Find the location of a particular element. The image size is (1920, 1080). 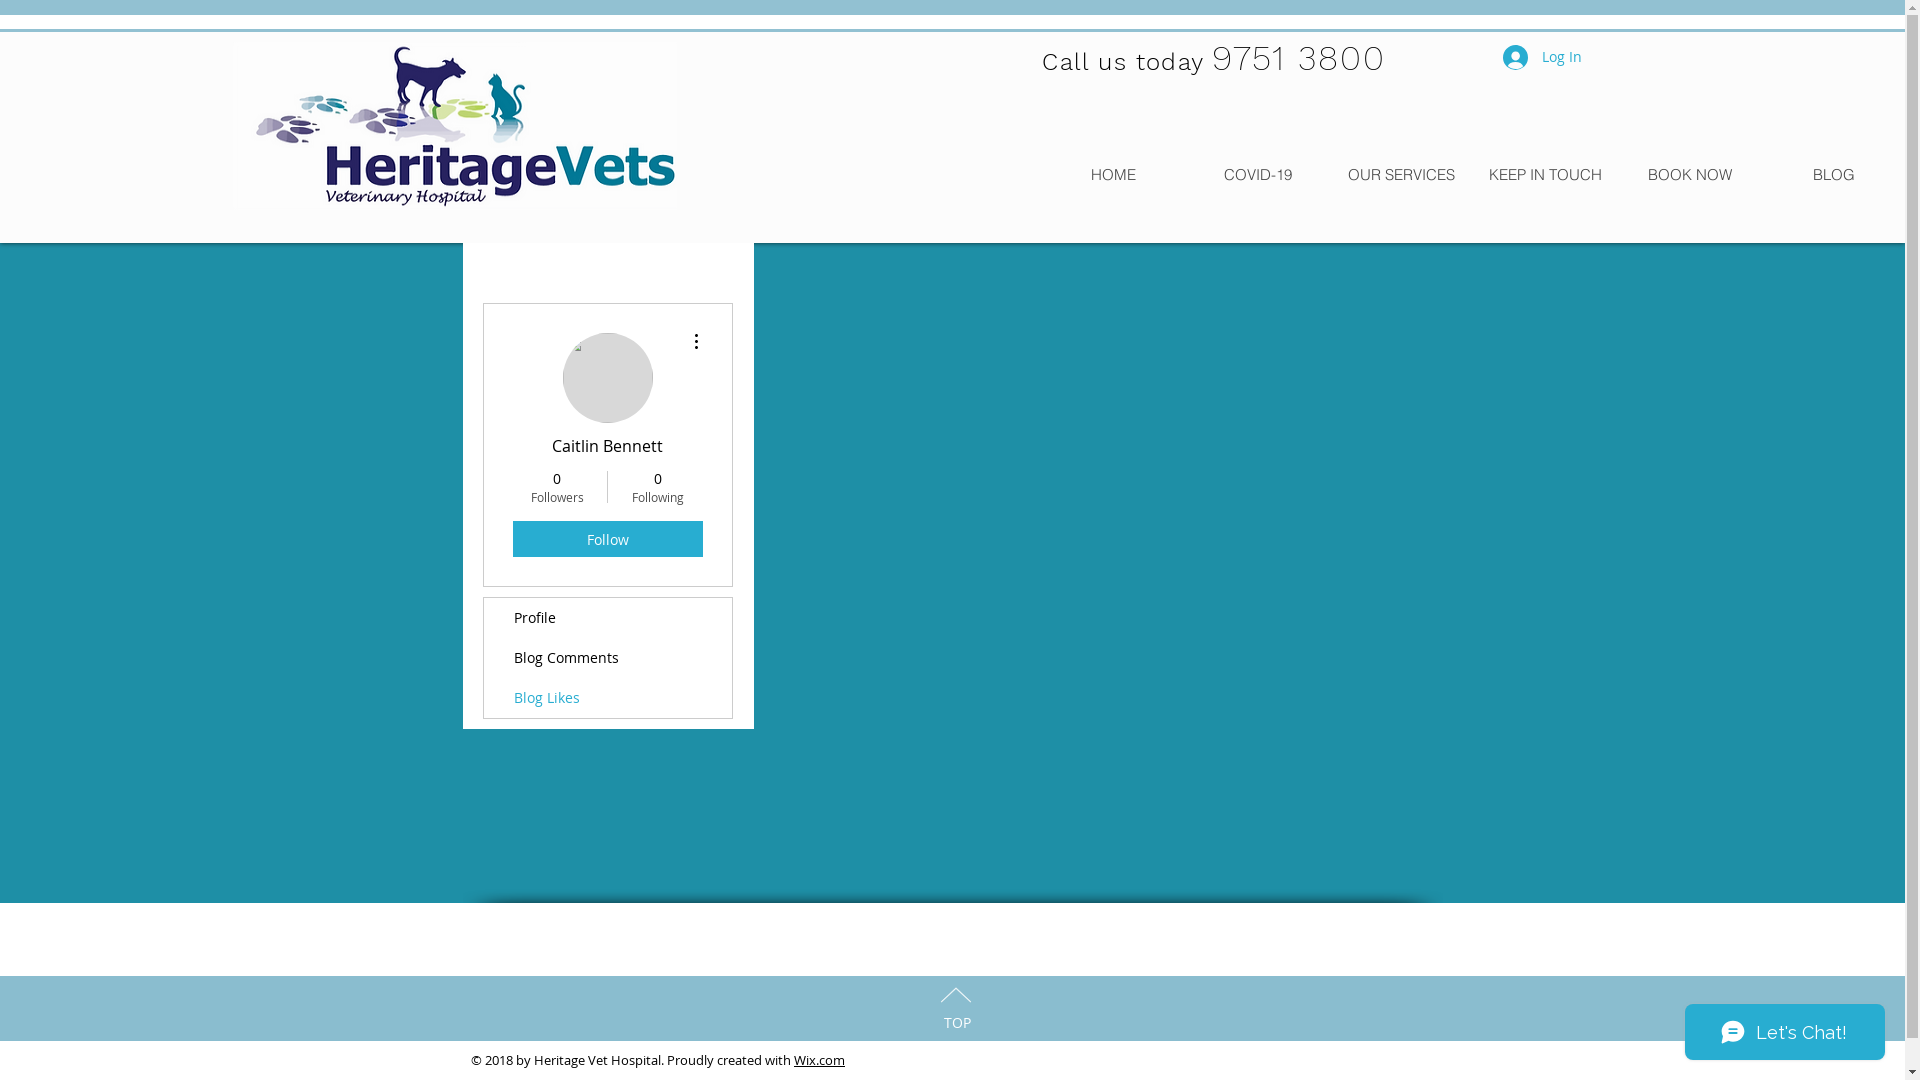

'Blog Likes' is located at coordinates (484, 697).